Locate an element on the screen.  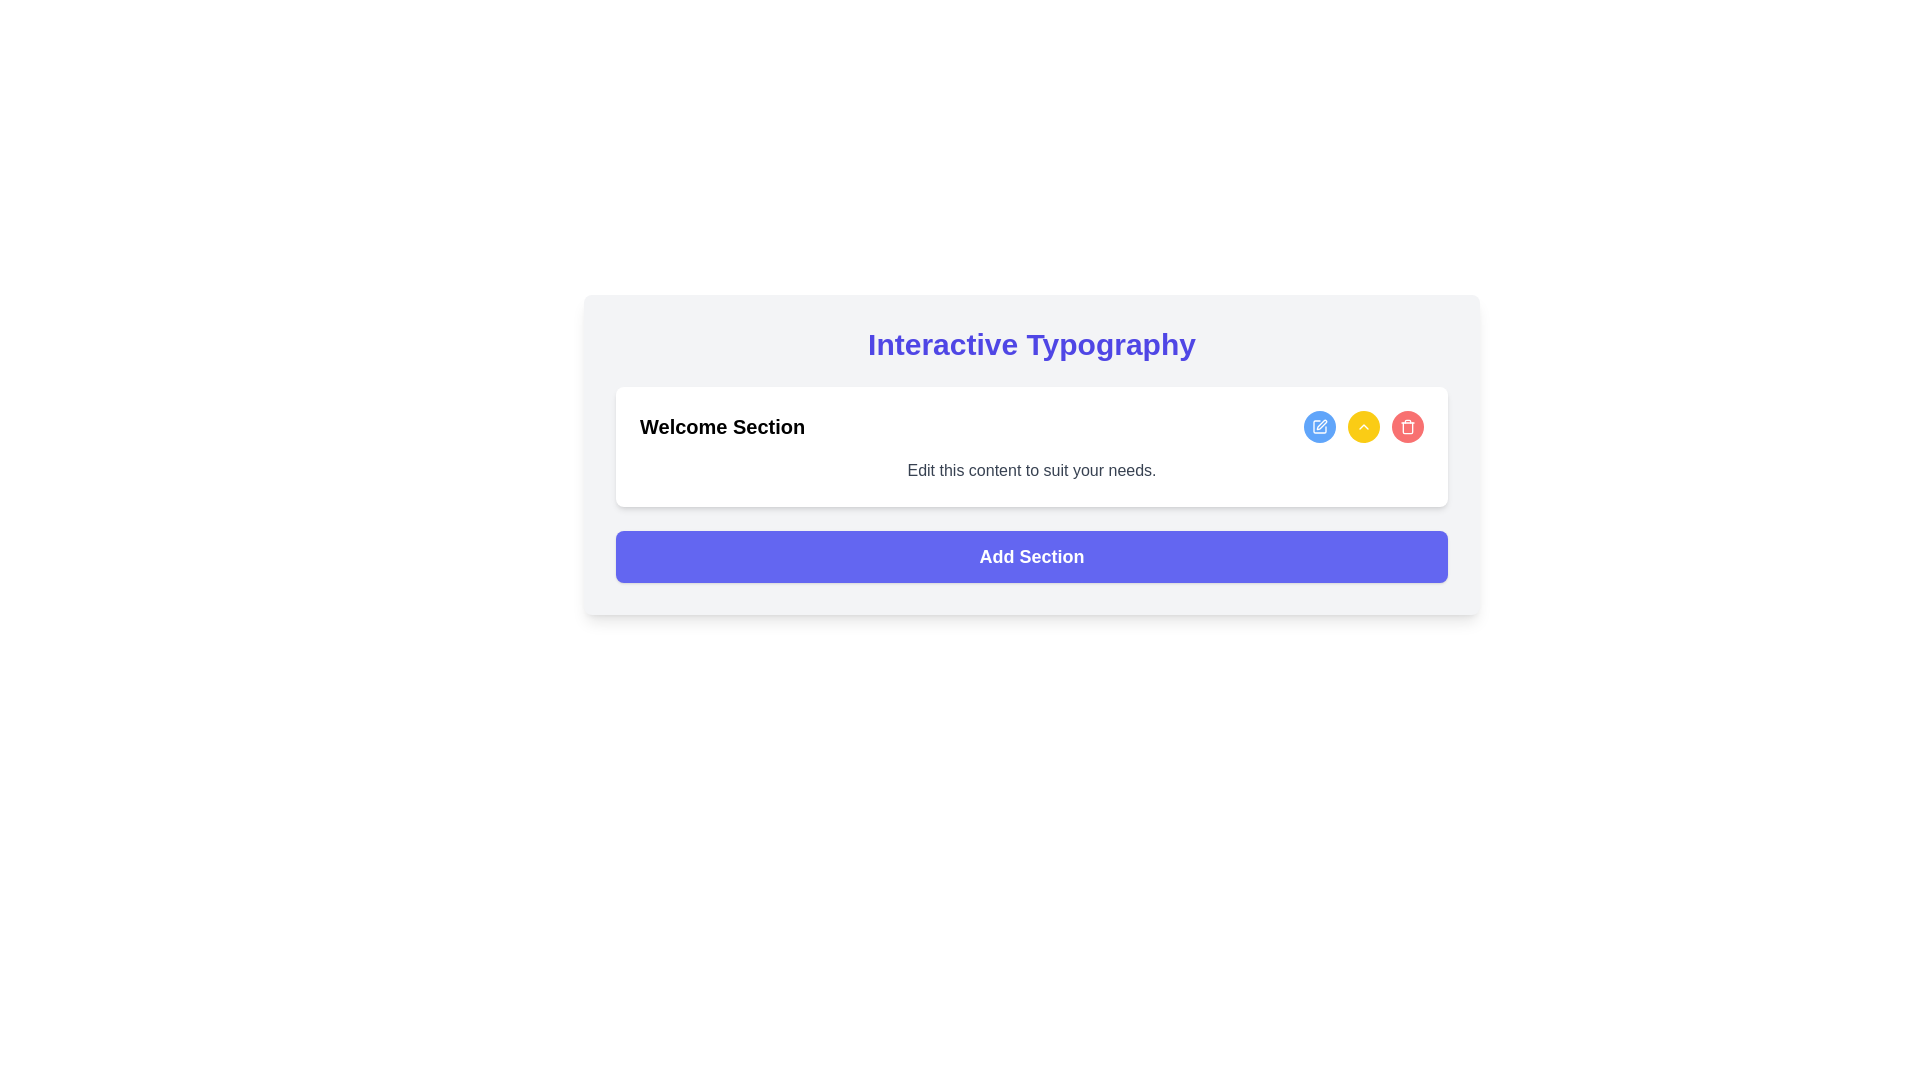
the small up-chevron icon with a yellow circular background located in the toolbar at the top right of the 'Welcome Section' content card is located at coordinates (1362, 426).